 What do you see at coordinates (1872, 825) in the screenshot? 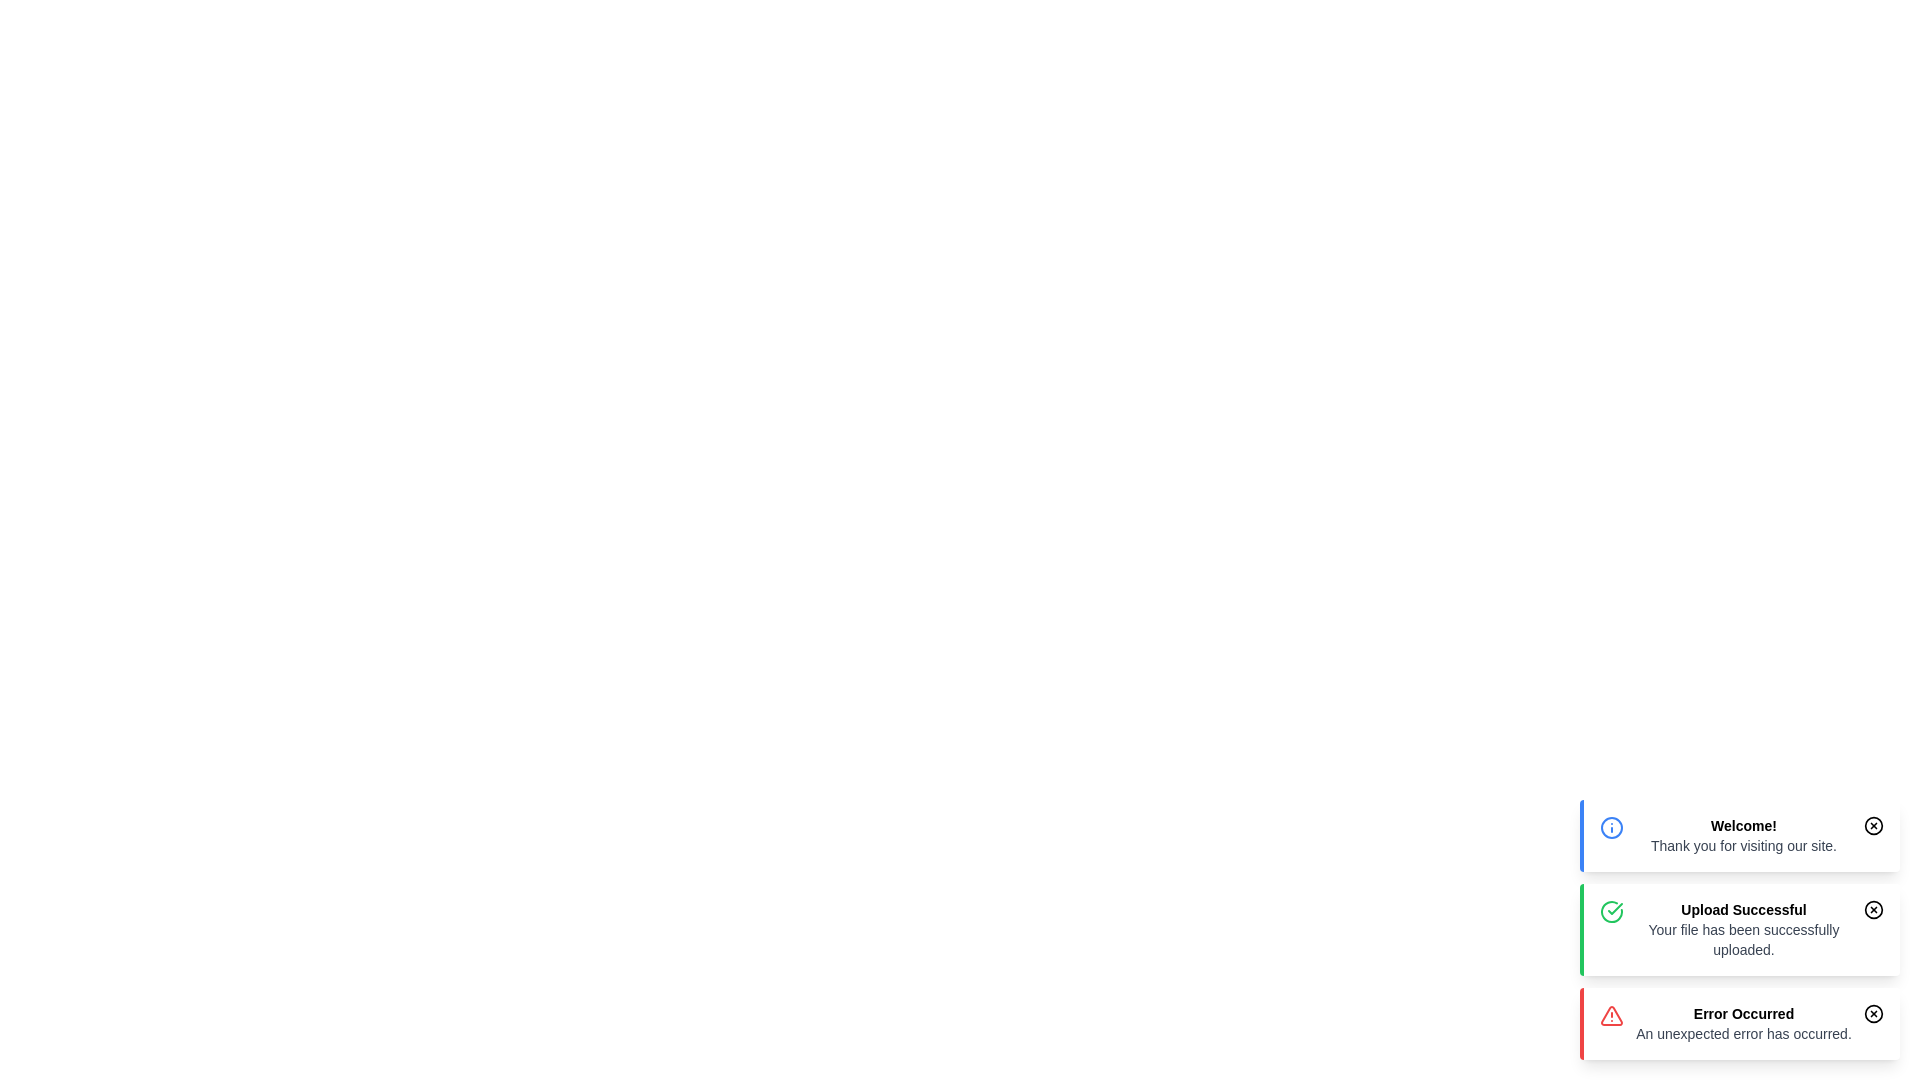
I see `the small circular icon with a cross (X) symbol located at the far-right in the notification box displaying 'Welcome! Thank you for visiting our site.'` at bounding box center [1872, 825].